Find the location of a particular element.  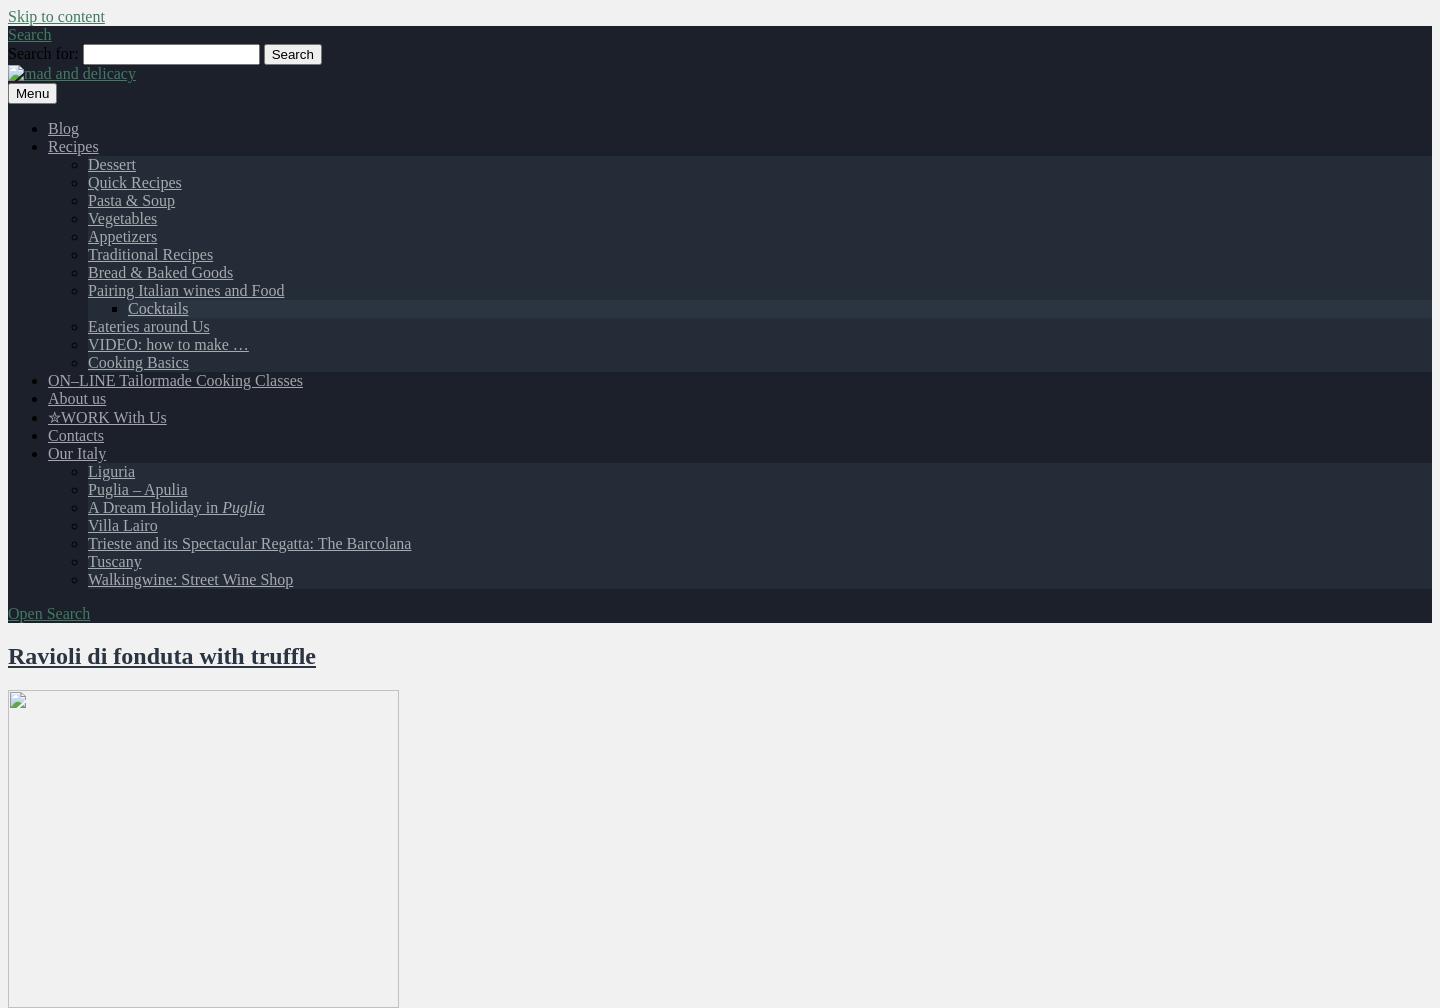

'Recipes' is located at coordinates (46, 146).